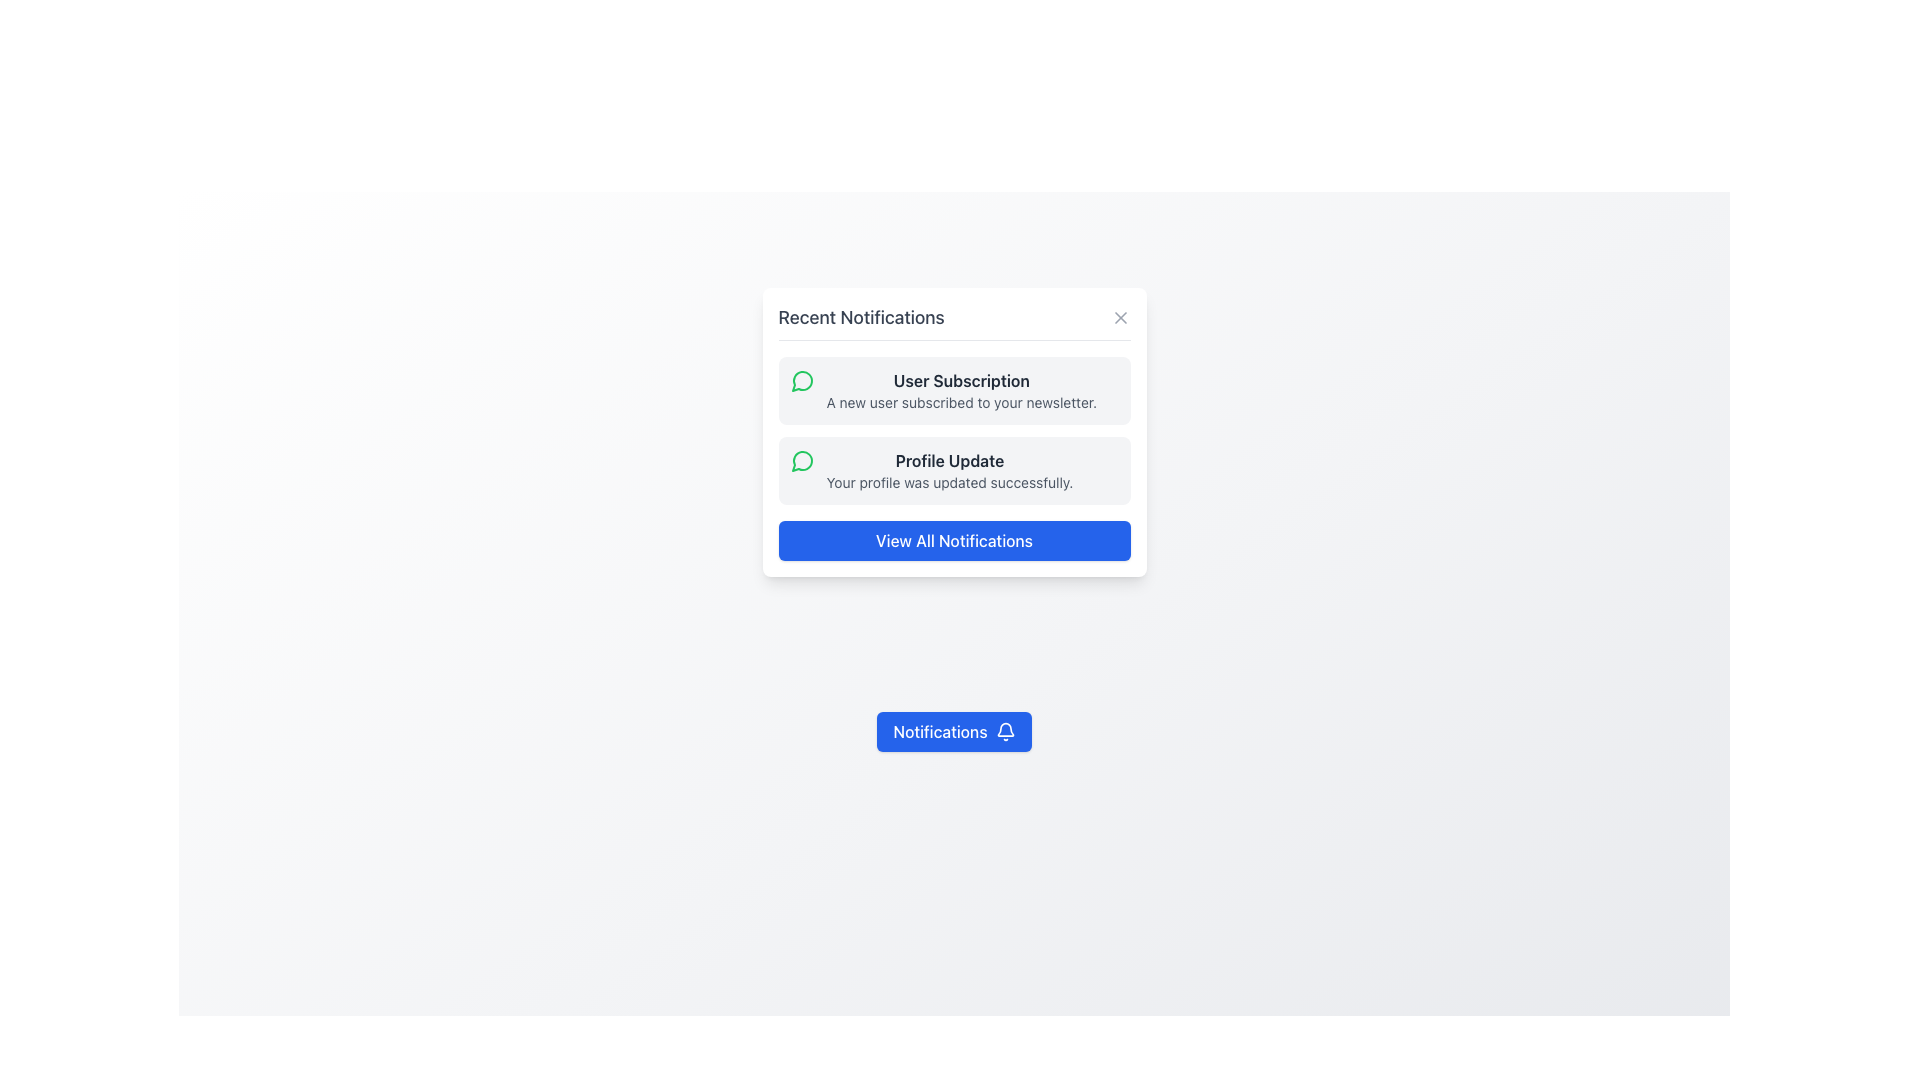 This screenshot has height=1080, width=1920. I want to click on the second notification entry about the profile update event, located below 'User Subscription' and above 'View All Notifications', so click(949, 470).